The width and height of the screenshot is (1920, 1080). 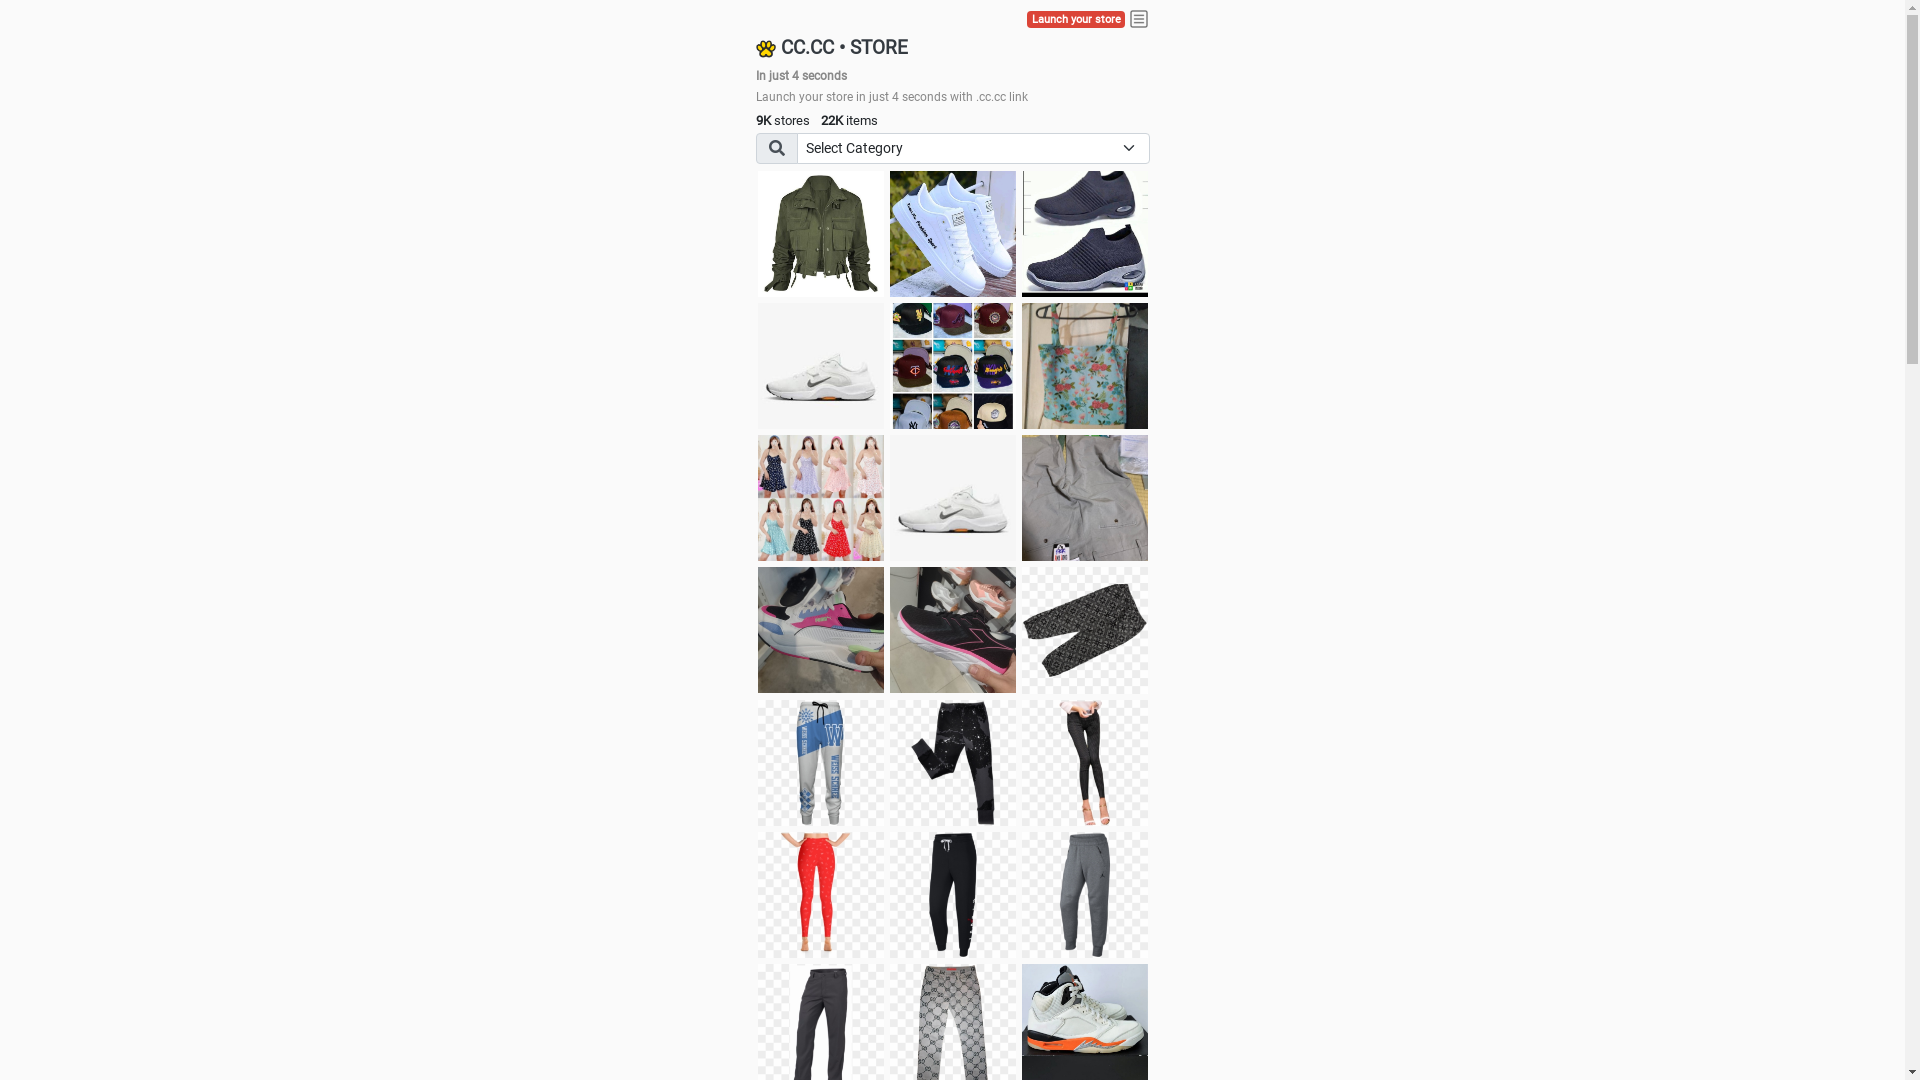 I want to click on 'Pant', so click(x=1022, y=763).